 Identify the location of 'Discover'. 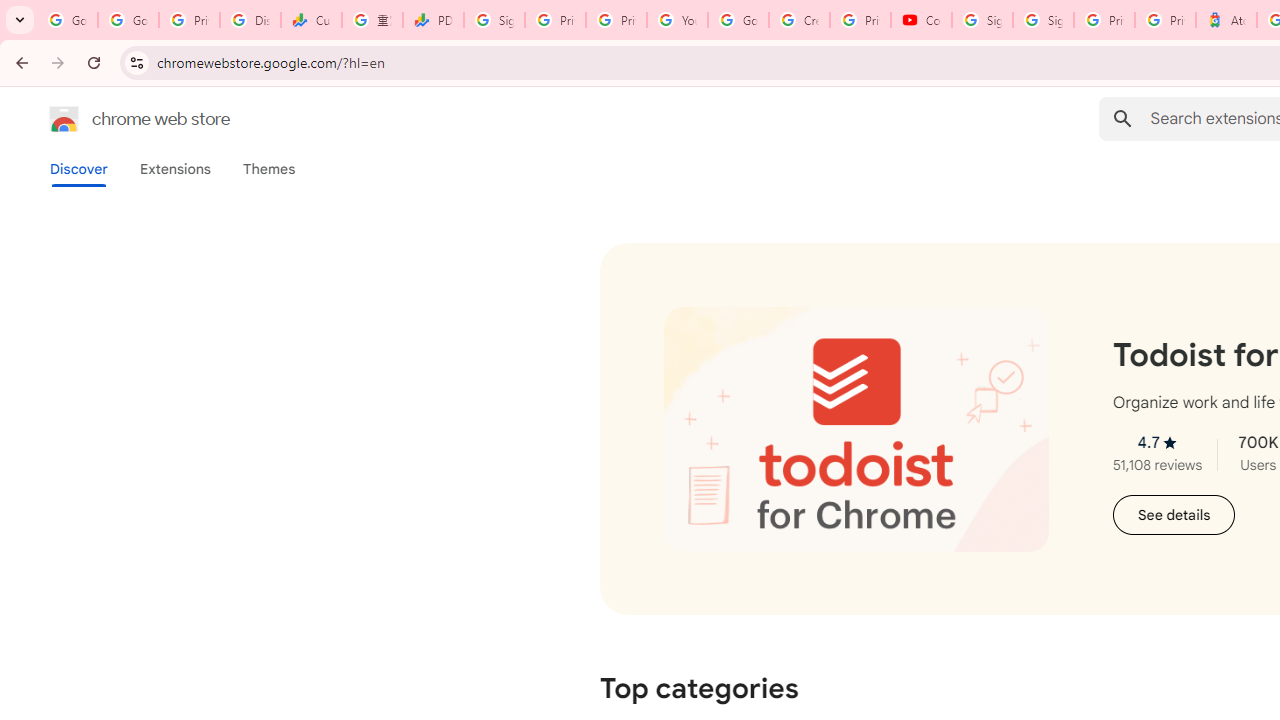
(79, 168).